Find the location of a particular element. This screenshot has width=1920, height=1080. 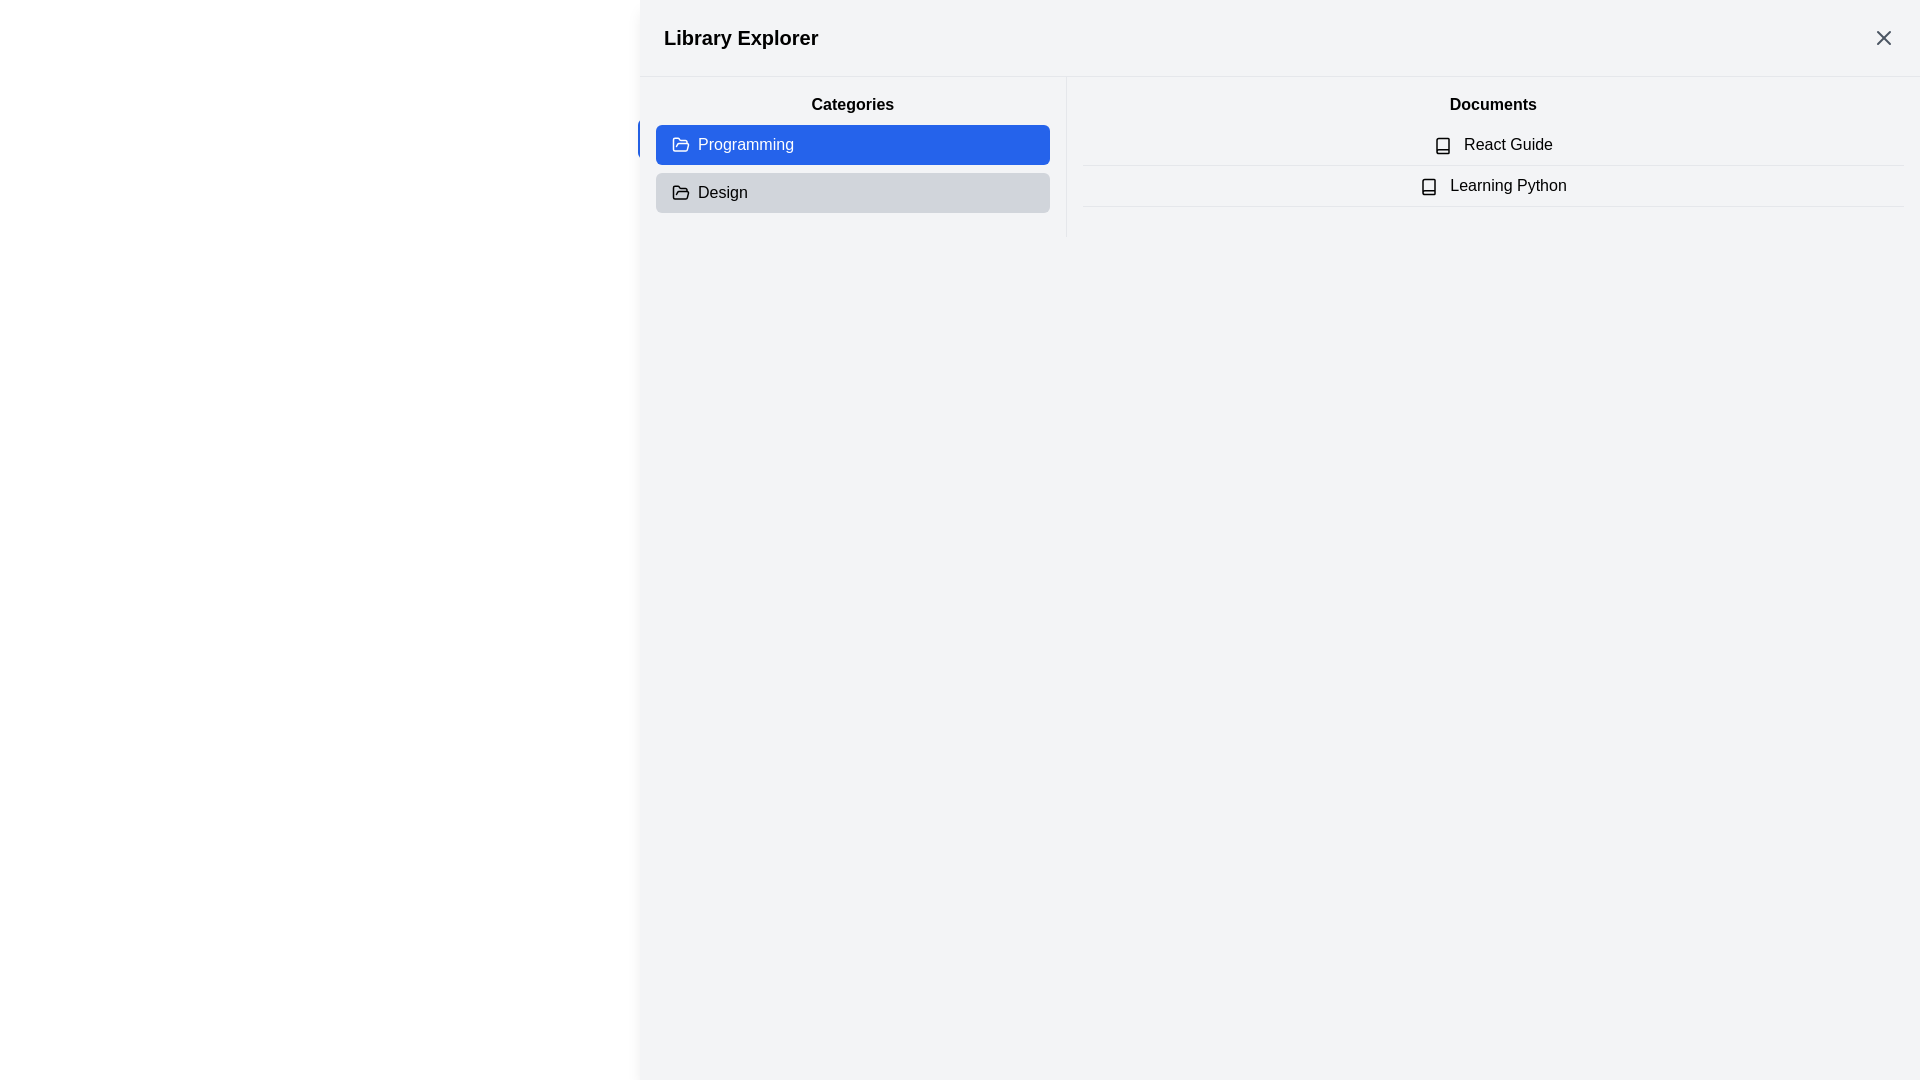

the 'React Guide' text label with an accompanying book icon is located at coordinates (1492, 144).